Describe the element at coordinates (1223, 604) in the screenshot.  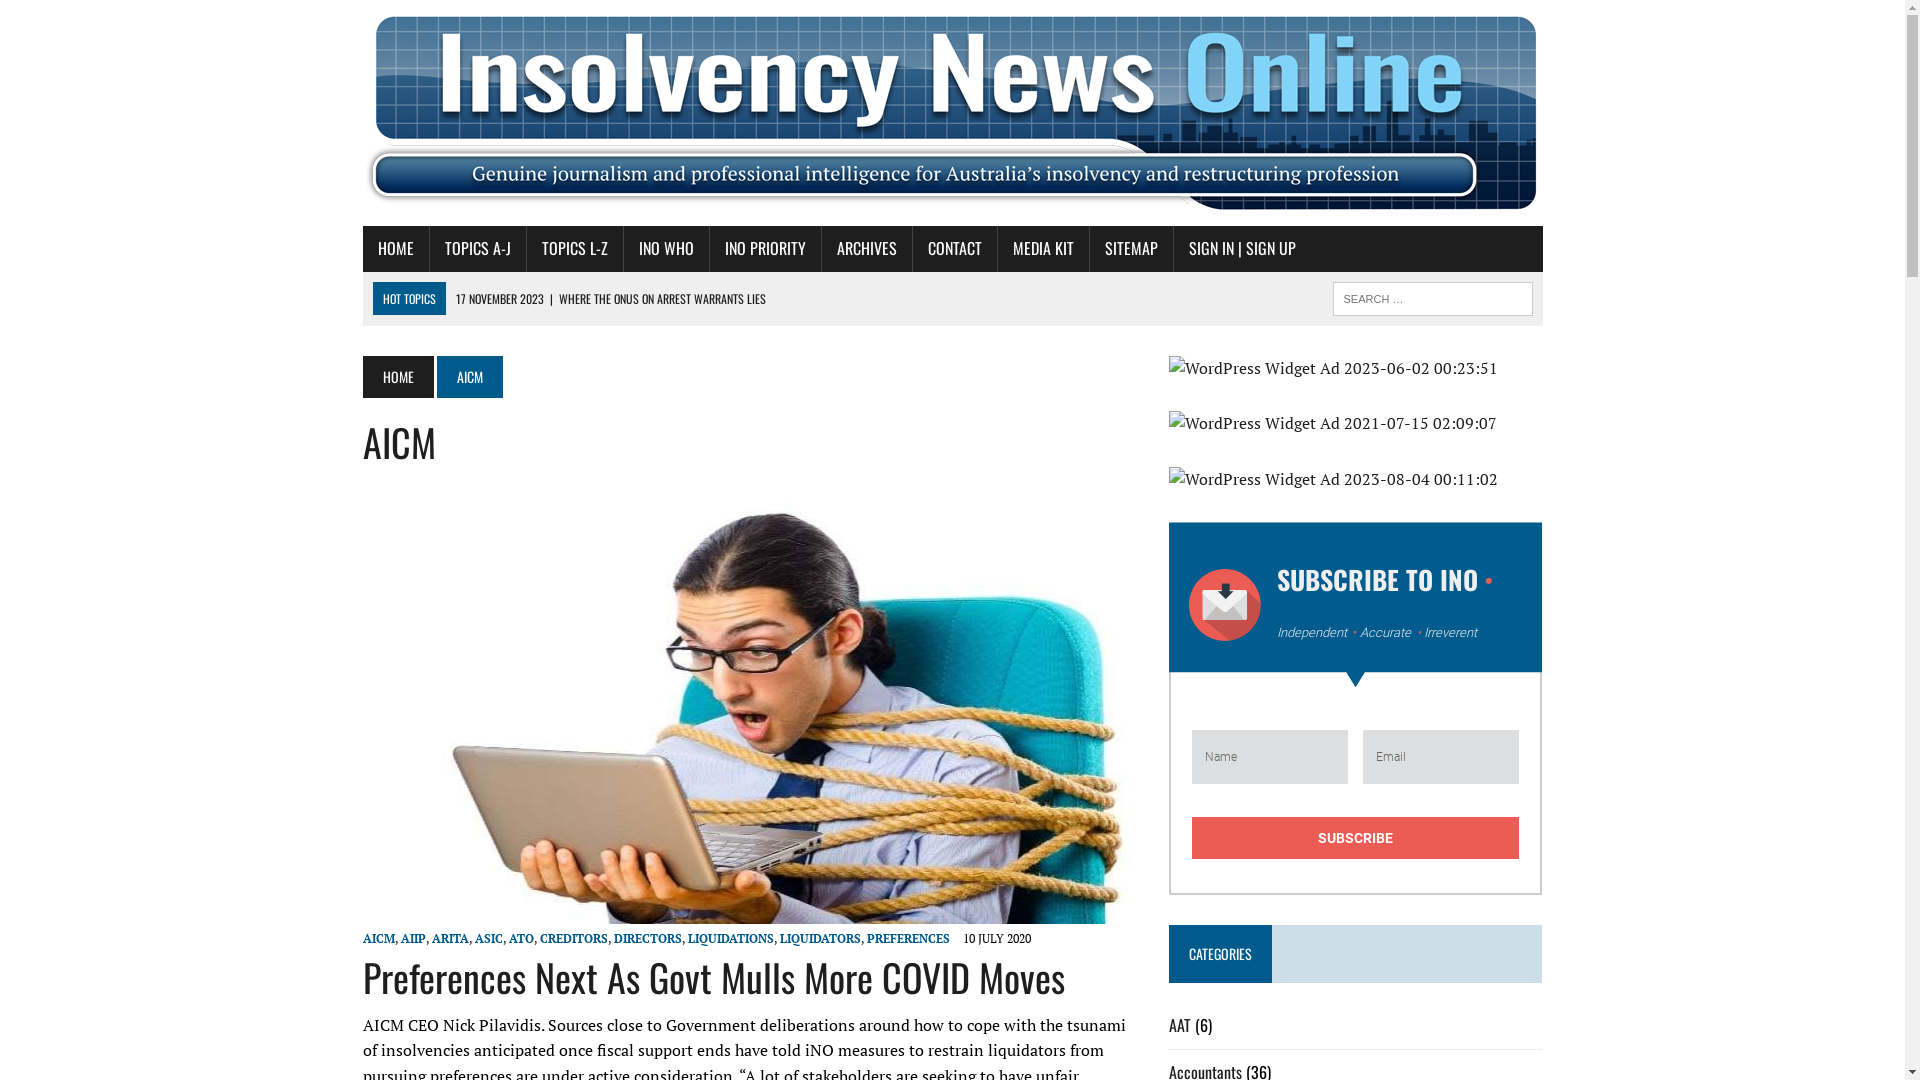
I see `'set_22_icon'` at that location.